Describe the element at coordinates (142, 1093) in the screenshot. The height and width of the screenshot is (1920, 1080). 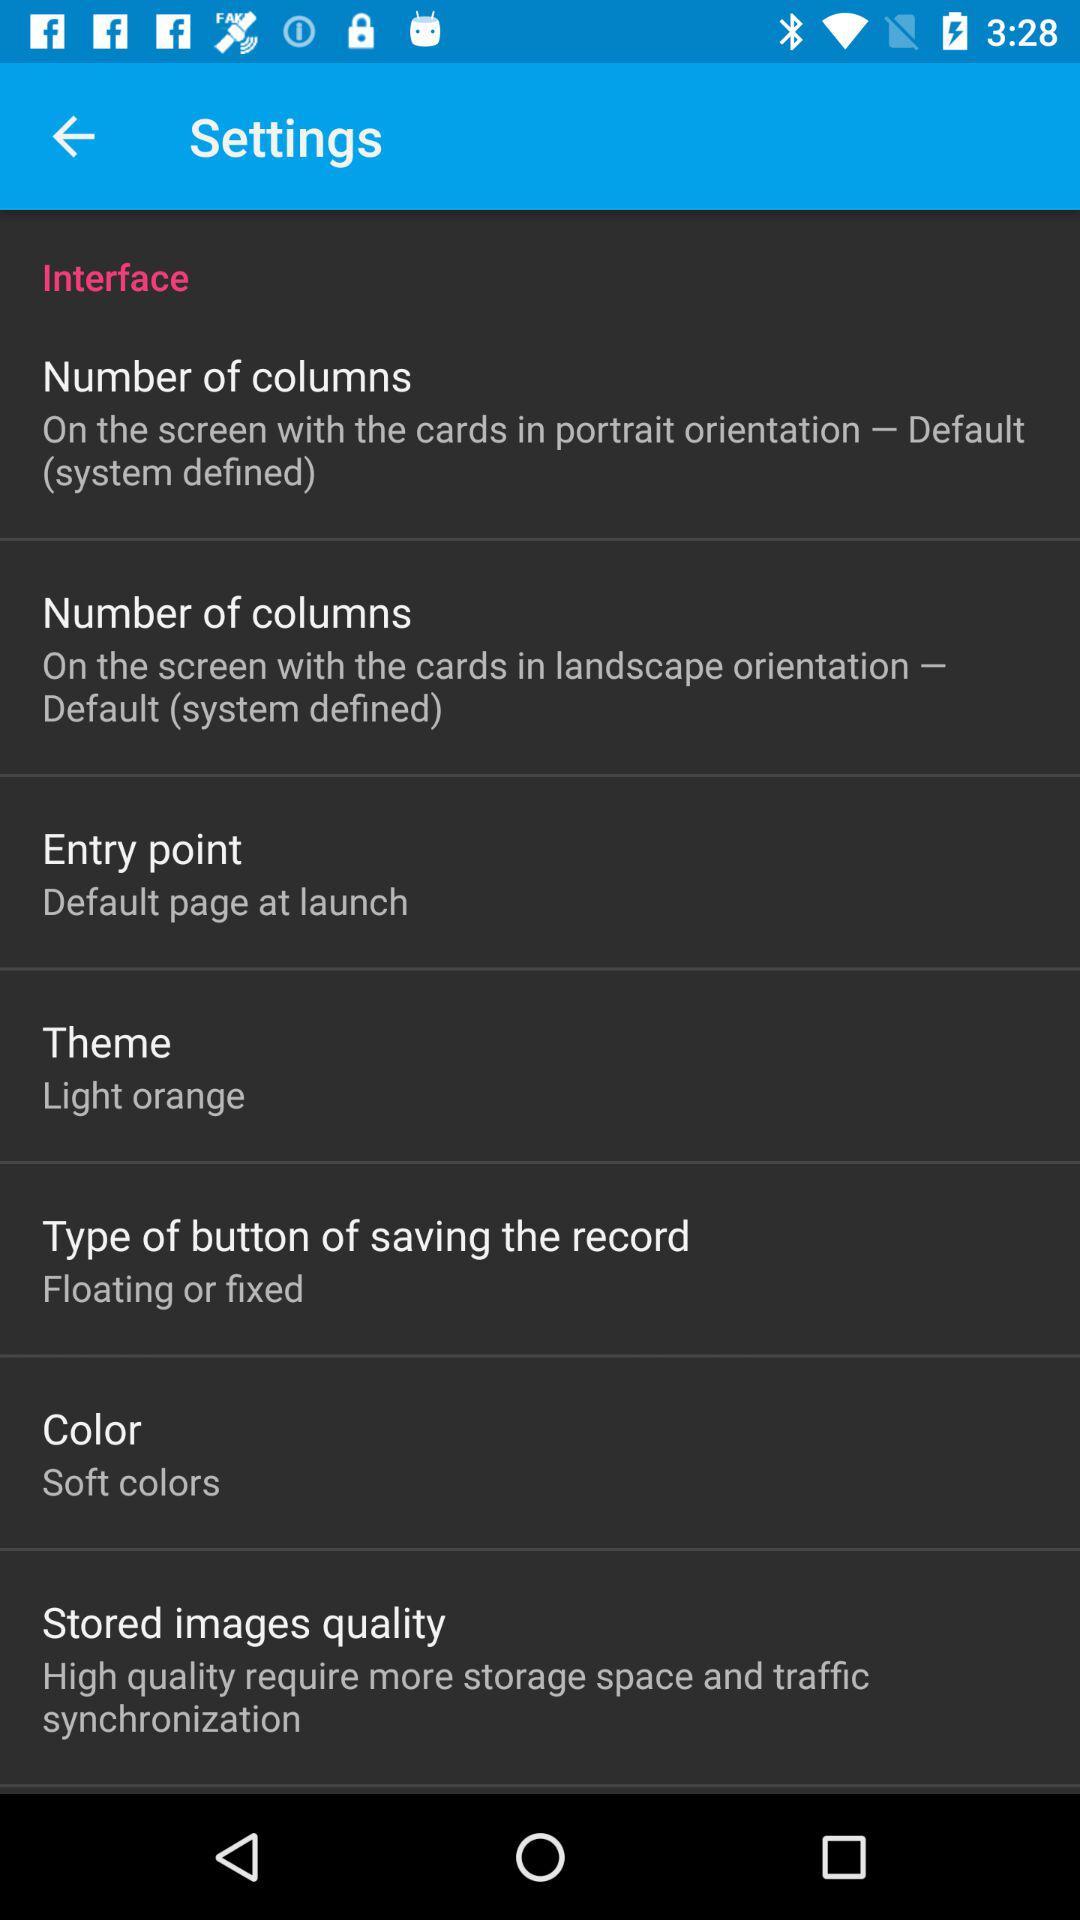
I see `the item below theme icon` at that location.